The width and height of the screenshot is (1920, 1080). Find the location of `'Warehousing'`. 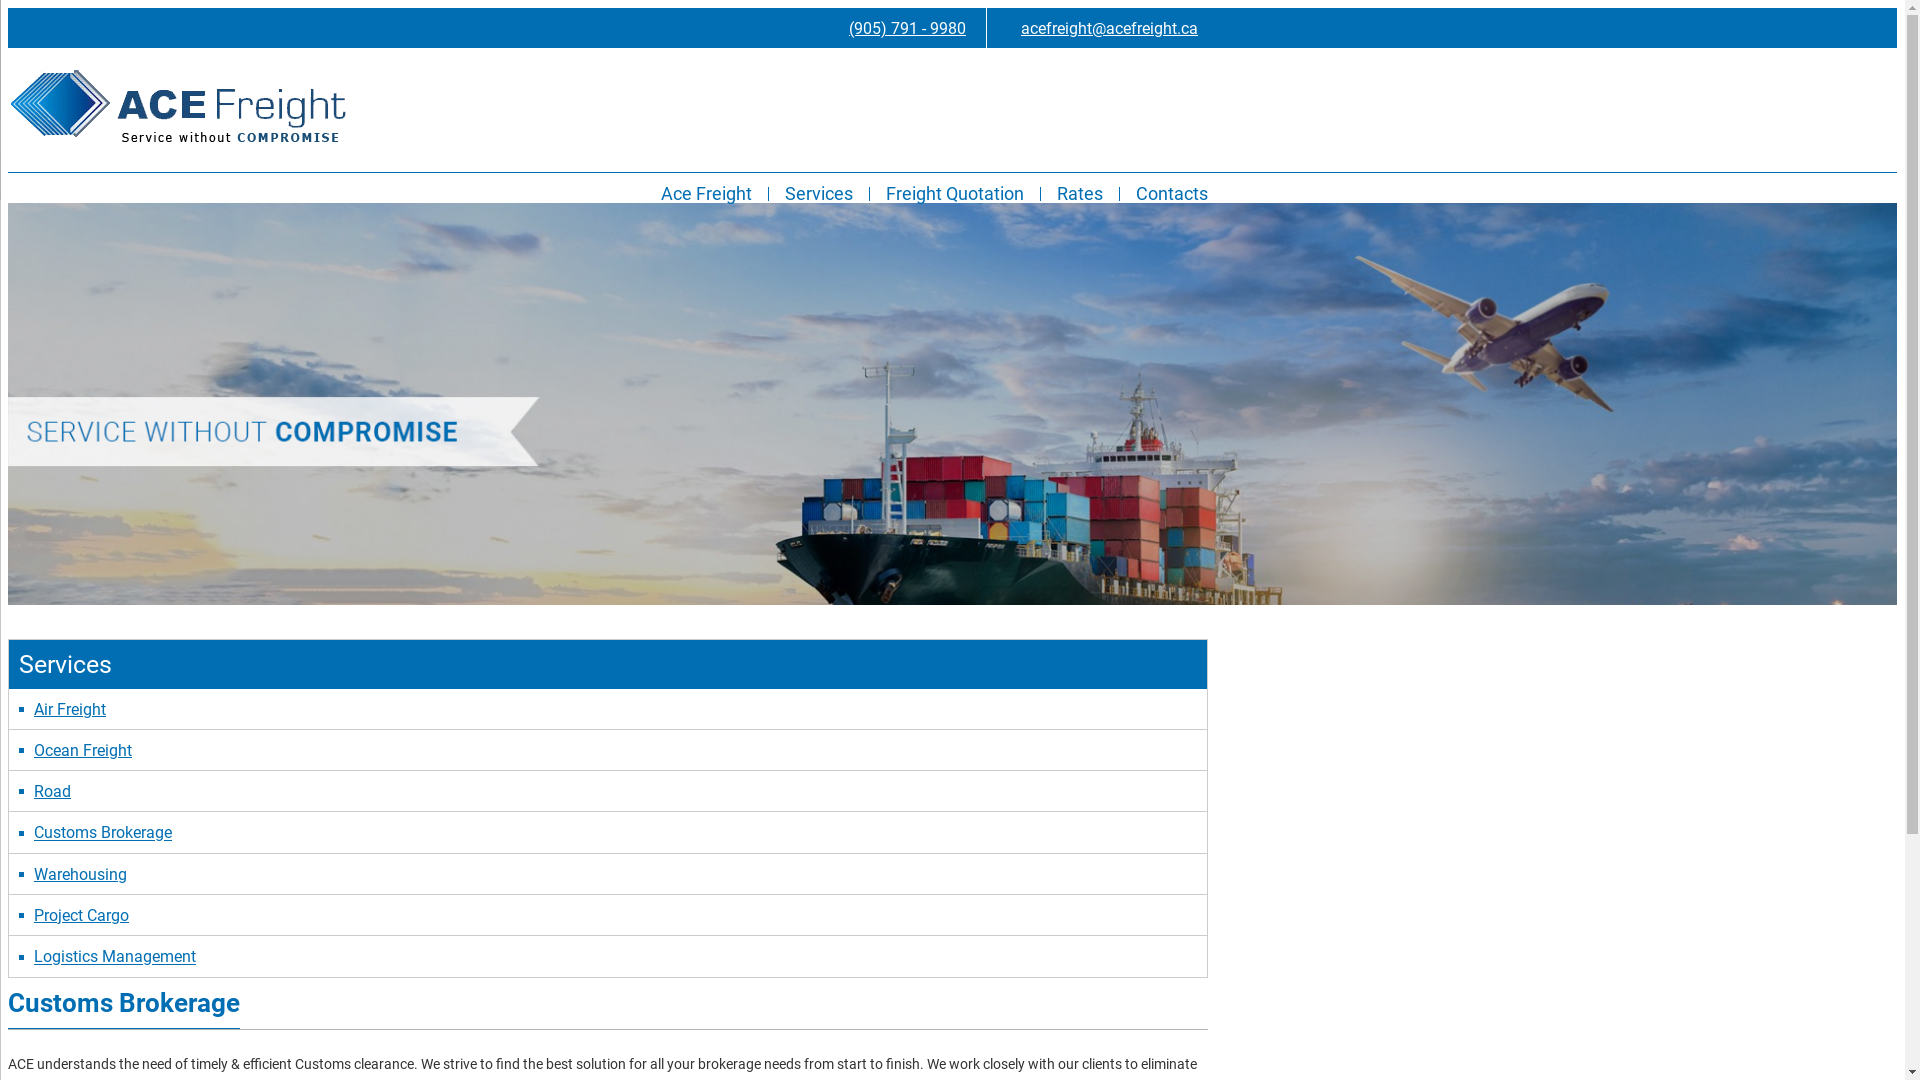

'Warehousing' is located at coordinates (33, 873).